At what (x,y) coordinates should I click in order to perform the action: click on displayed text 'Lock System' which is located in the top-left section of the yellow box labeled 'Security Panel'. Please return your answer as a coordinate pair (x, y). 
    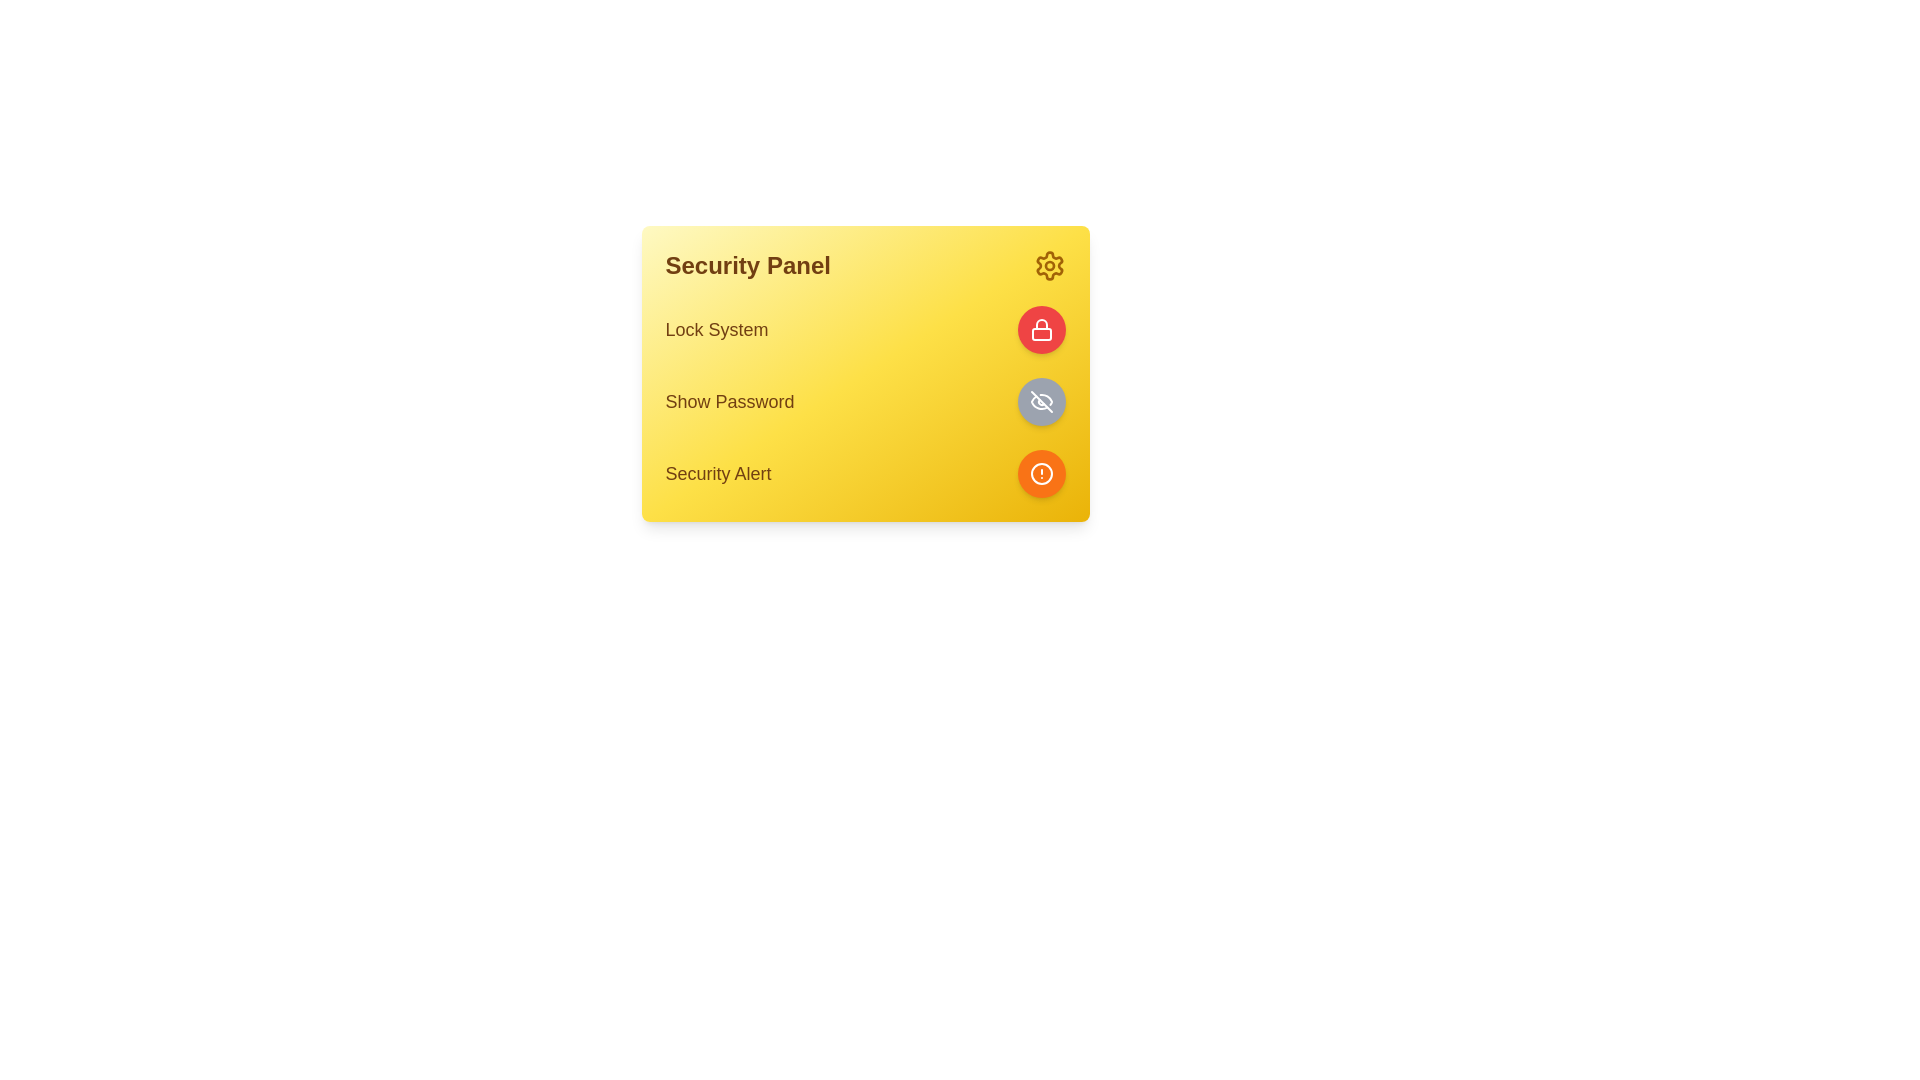
    Looking at the image, I should click on (716, 329).